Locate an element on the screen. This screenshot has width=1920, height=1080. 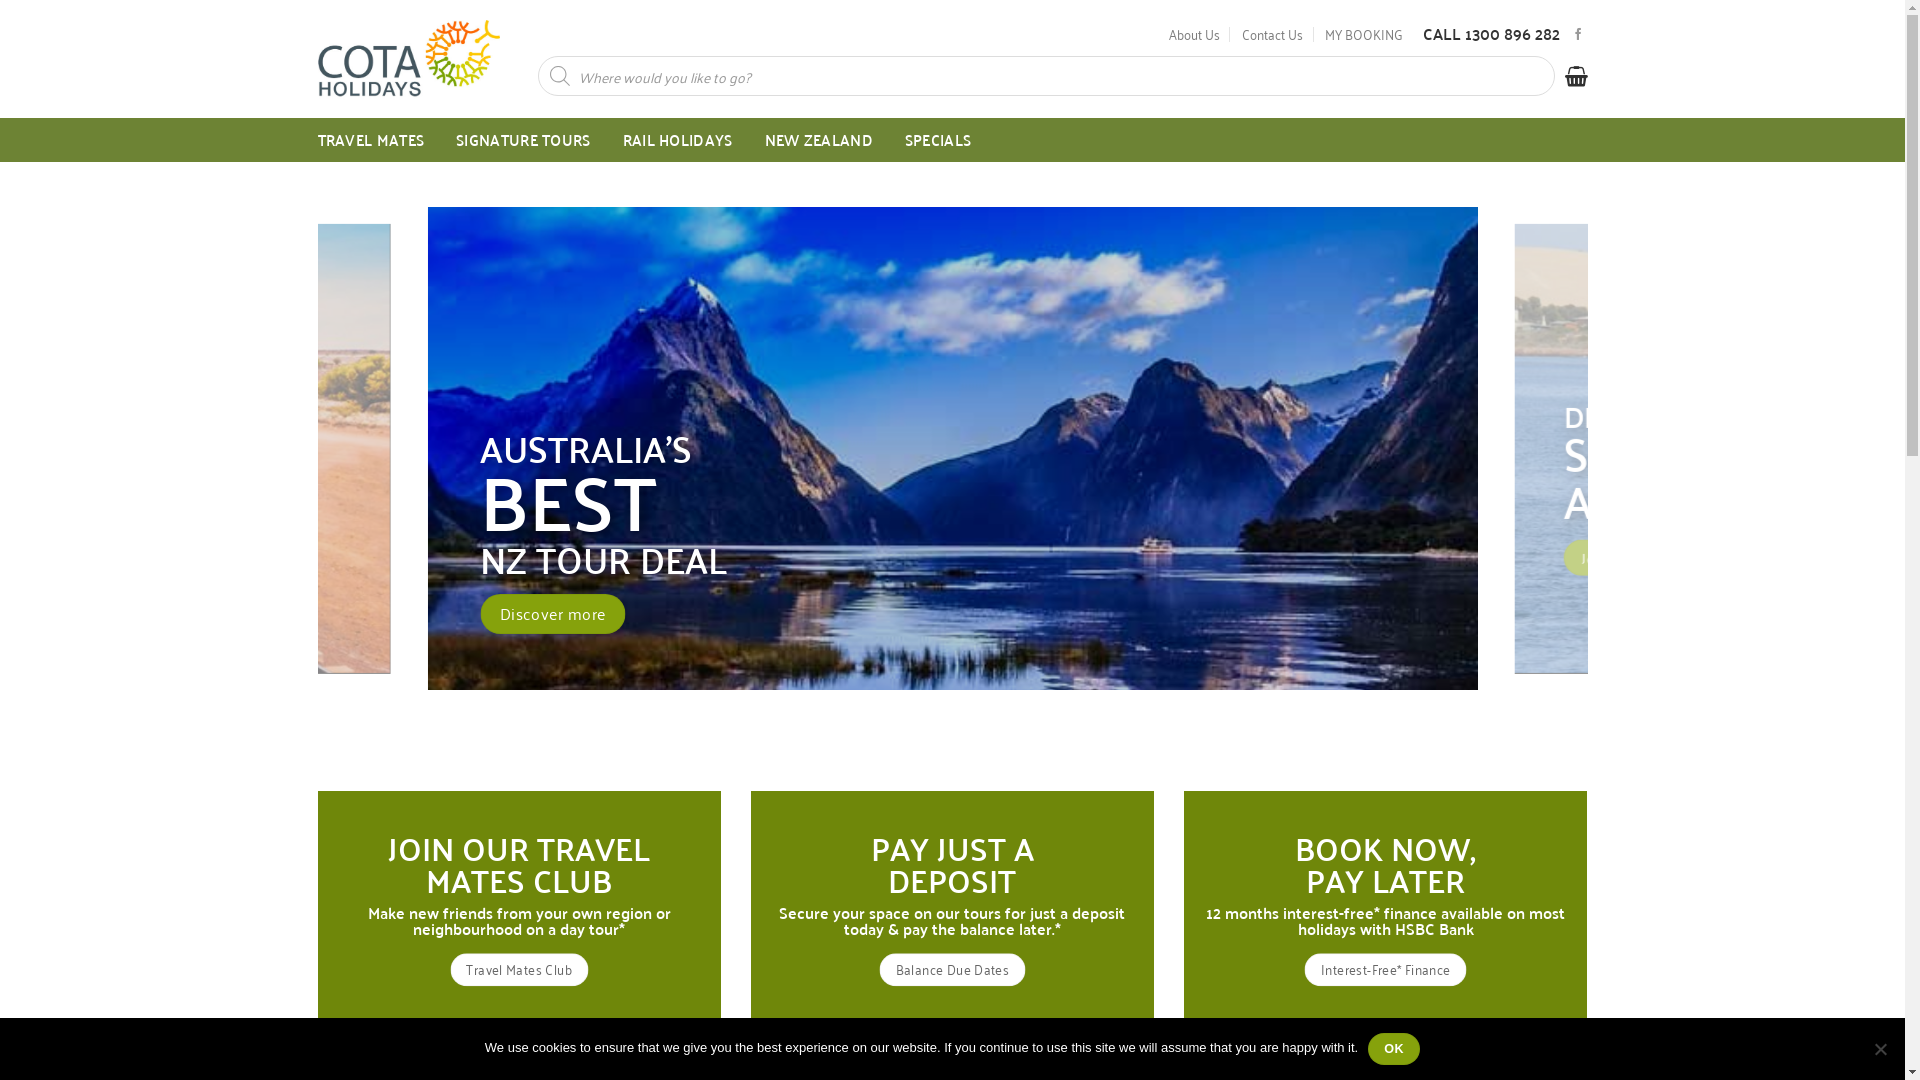
'No' is located at coordinates (1879, 1048).